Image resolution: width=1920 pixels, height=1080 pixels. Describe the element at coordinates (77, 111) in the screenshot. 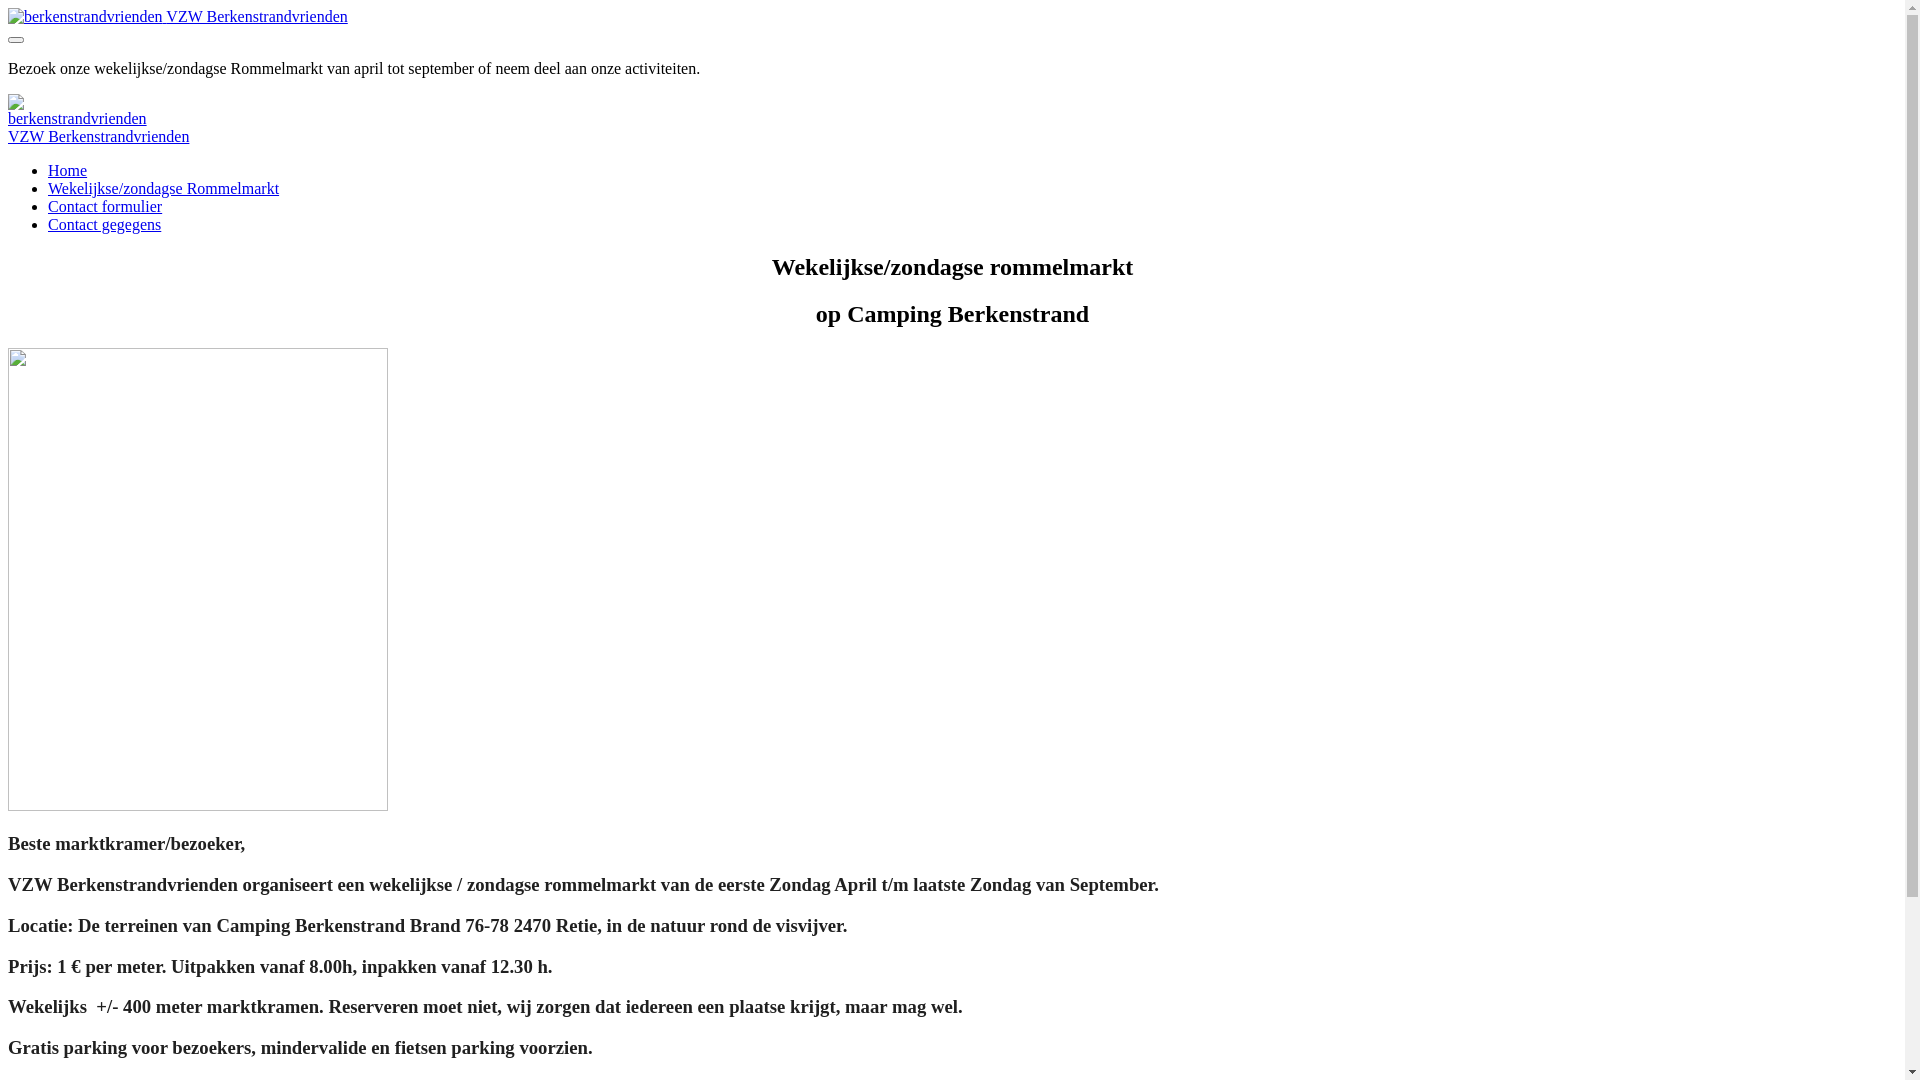

I see `'berkenstrandvrienden'` at that location.